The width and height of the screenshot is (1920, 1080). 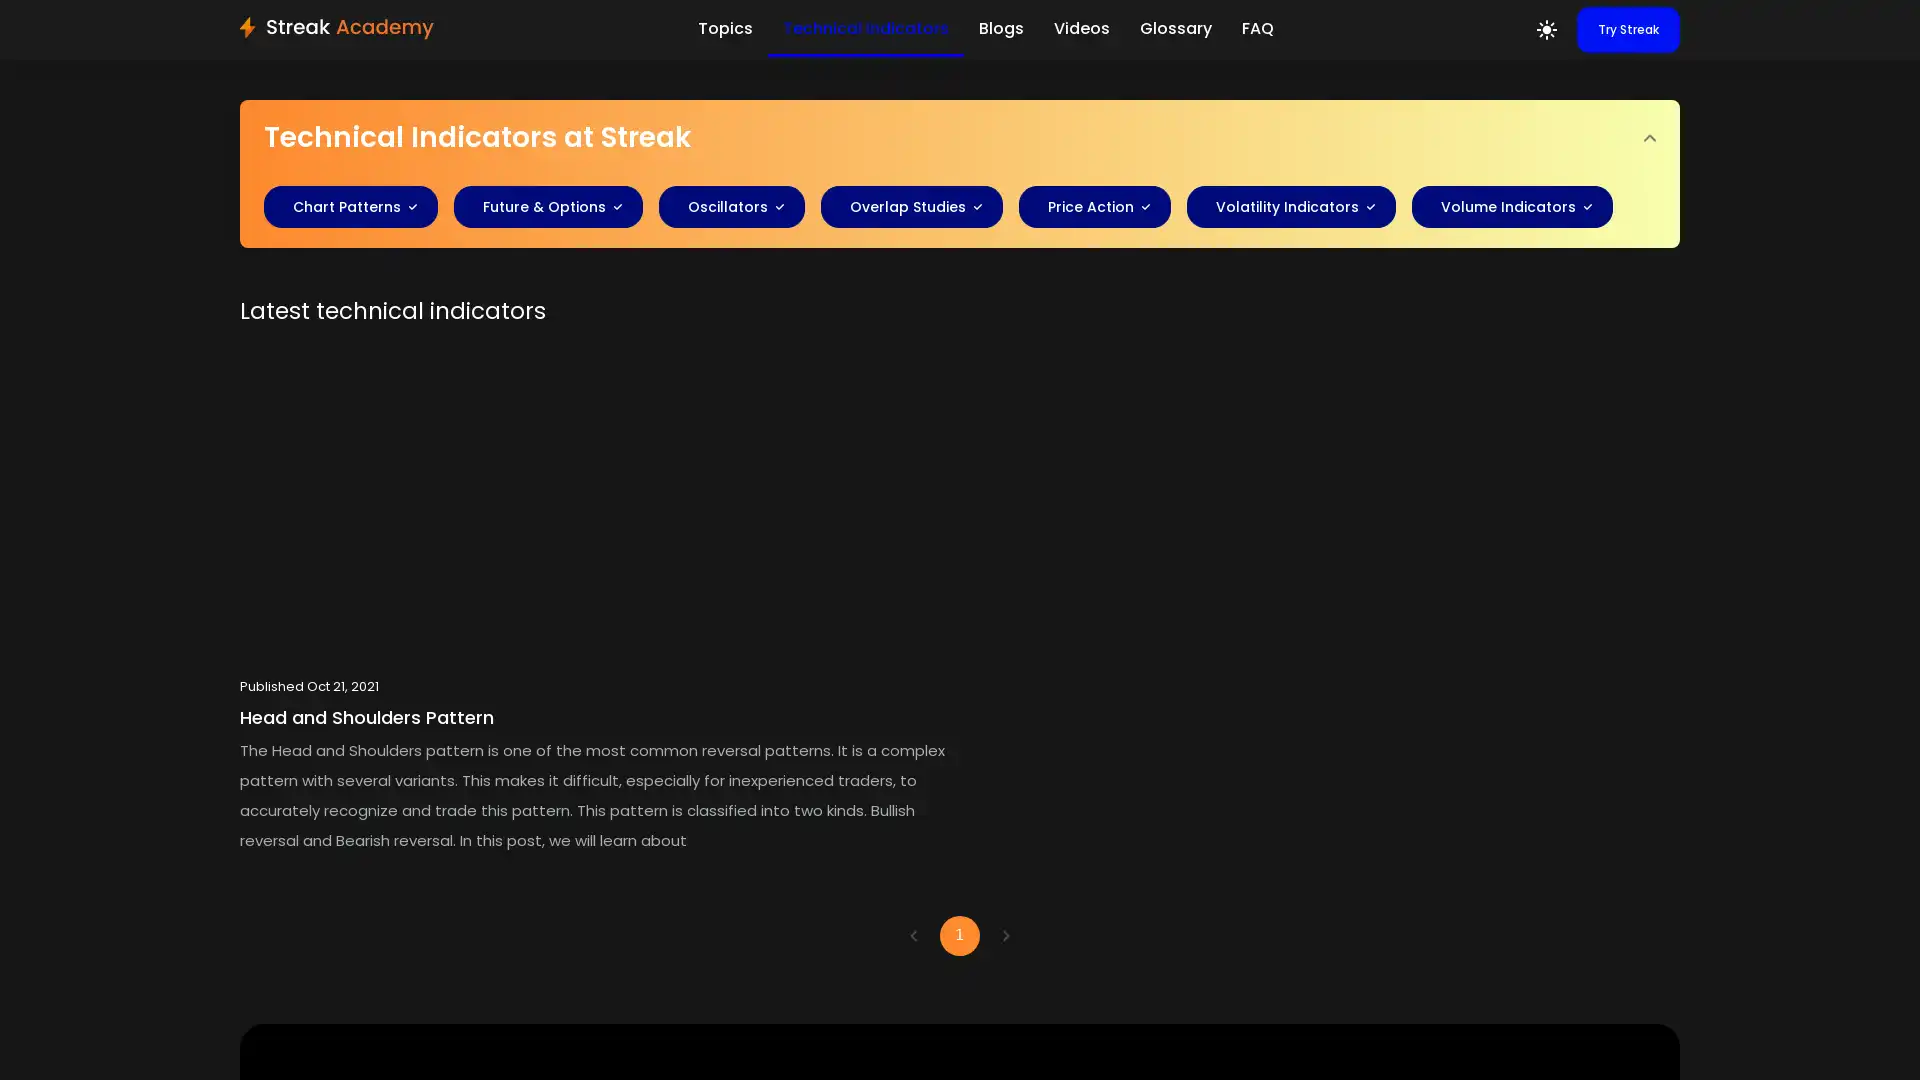 What do you see at coordinates (1256, 27) in the screenshot?
I see `FAQ` at bounding box center [1256, 27].